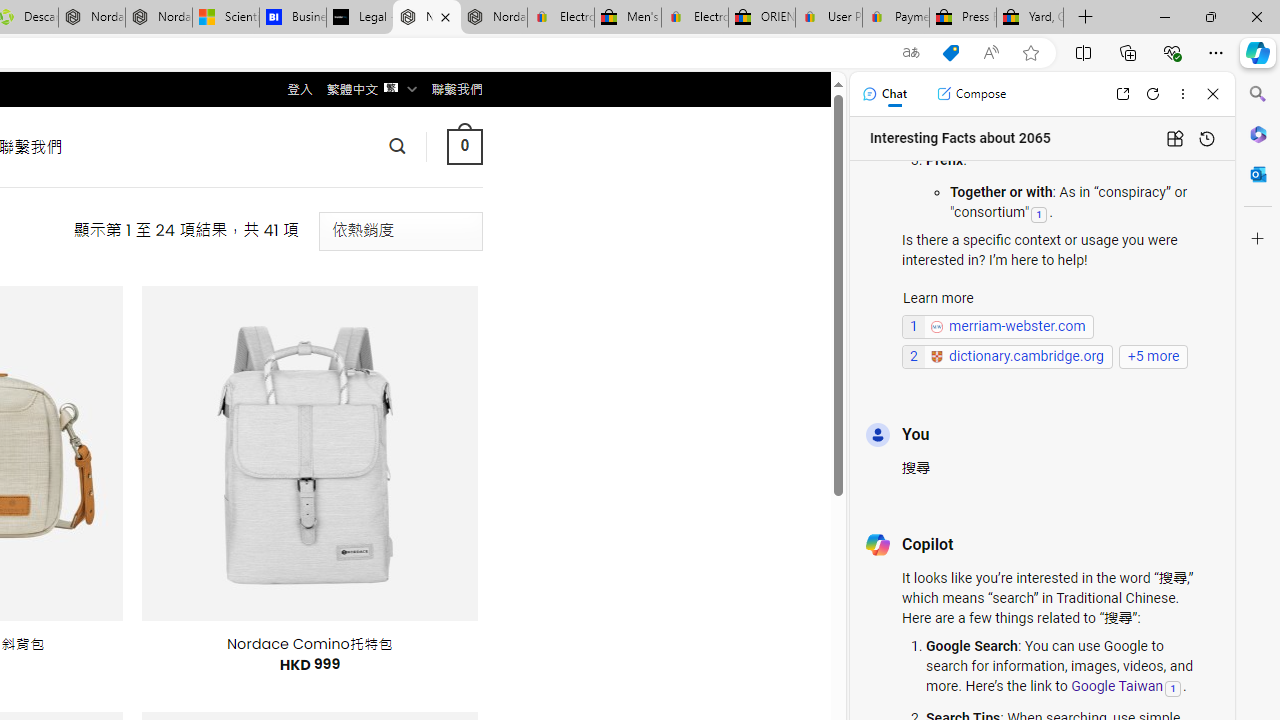 The image size is (1280, 720). What do you see at coordinates (909, 52) in the screenshot?
I see `'Show translate options'` at bounding box center [909, 52].